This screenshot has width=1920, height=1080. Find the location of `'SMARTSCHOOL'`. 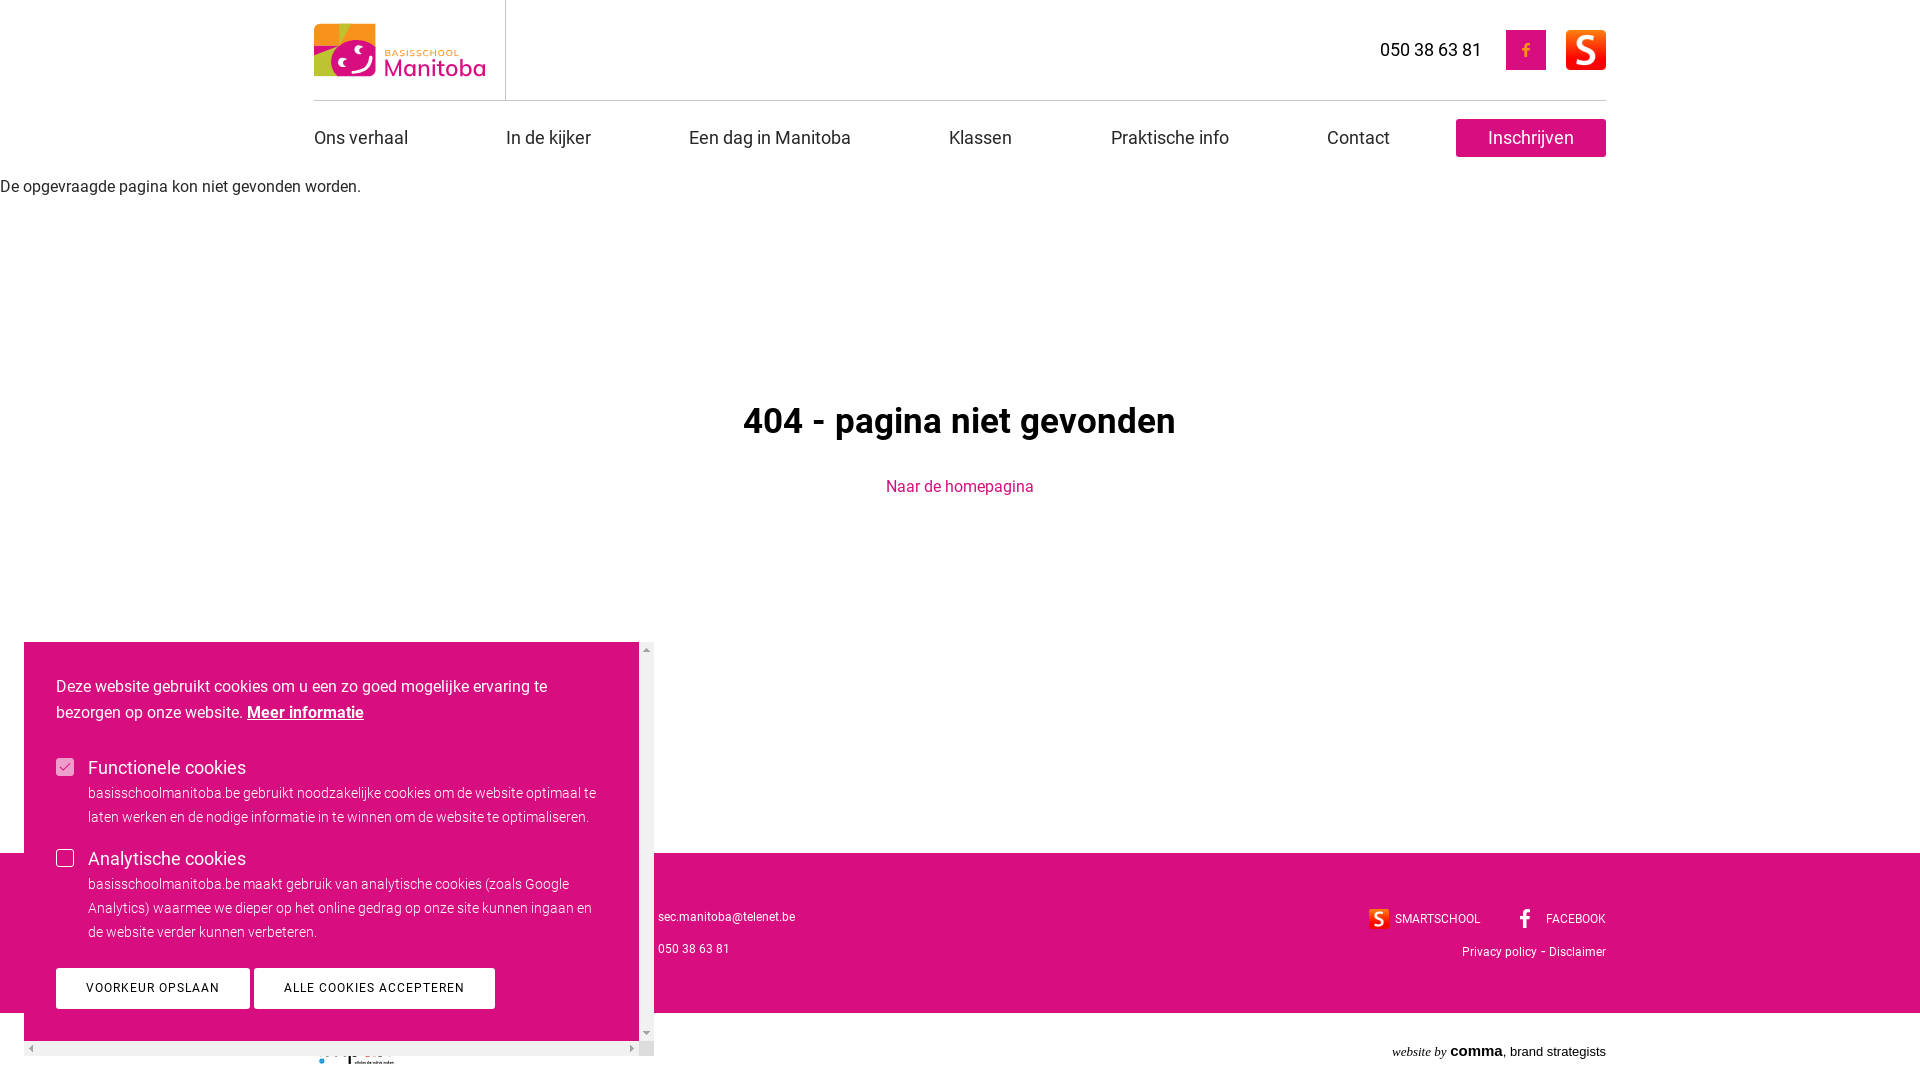

'SMARTSCHOOL' is located at coordinates (1367, 918).